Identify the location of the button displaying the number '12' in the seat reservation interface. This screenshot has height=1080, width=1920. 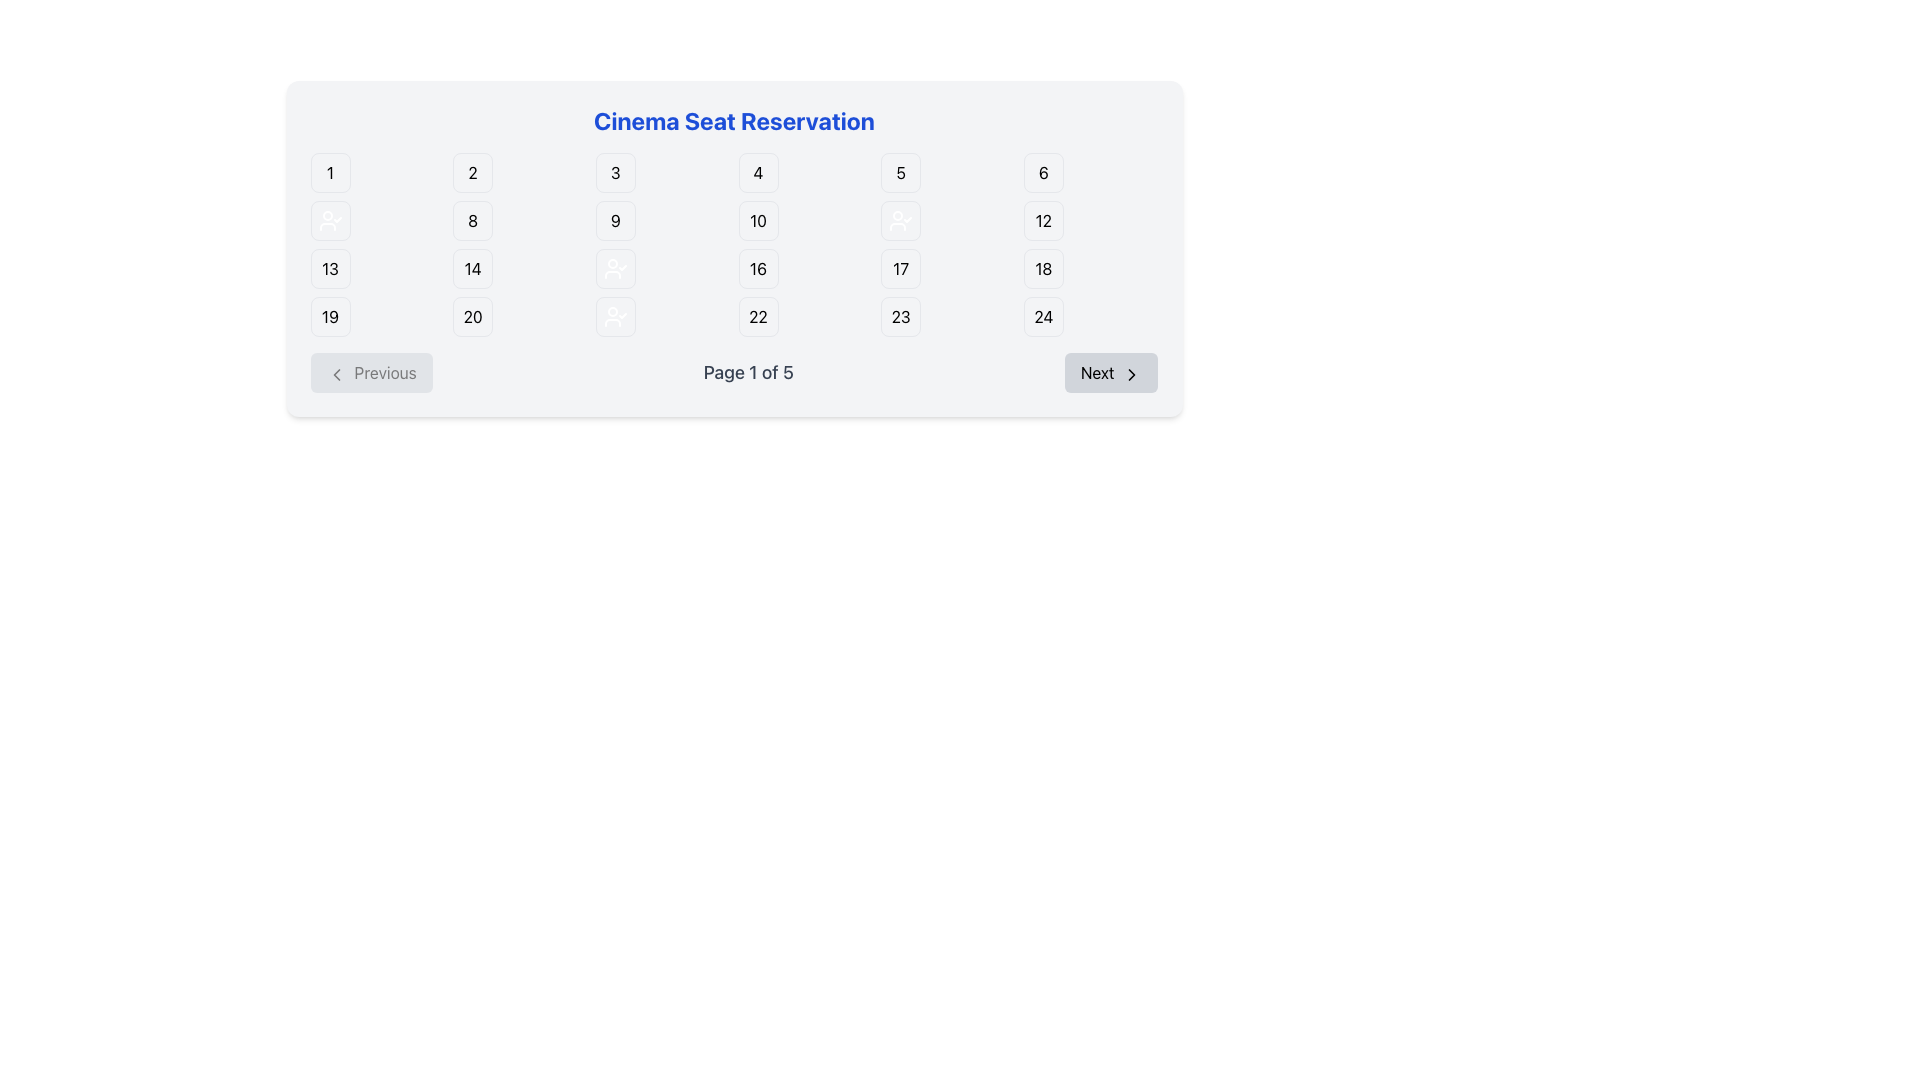
(1042, 220).